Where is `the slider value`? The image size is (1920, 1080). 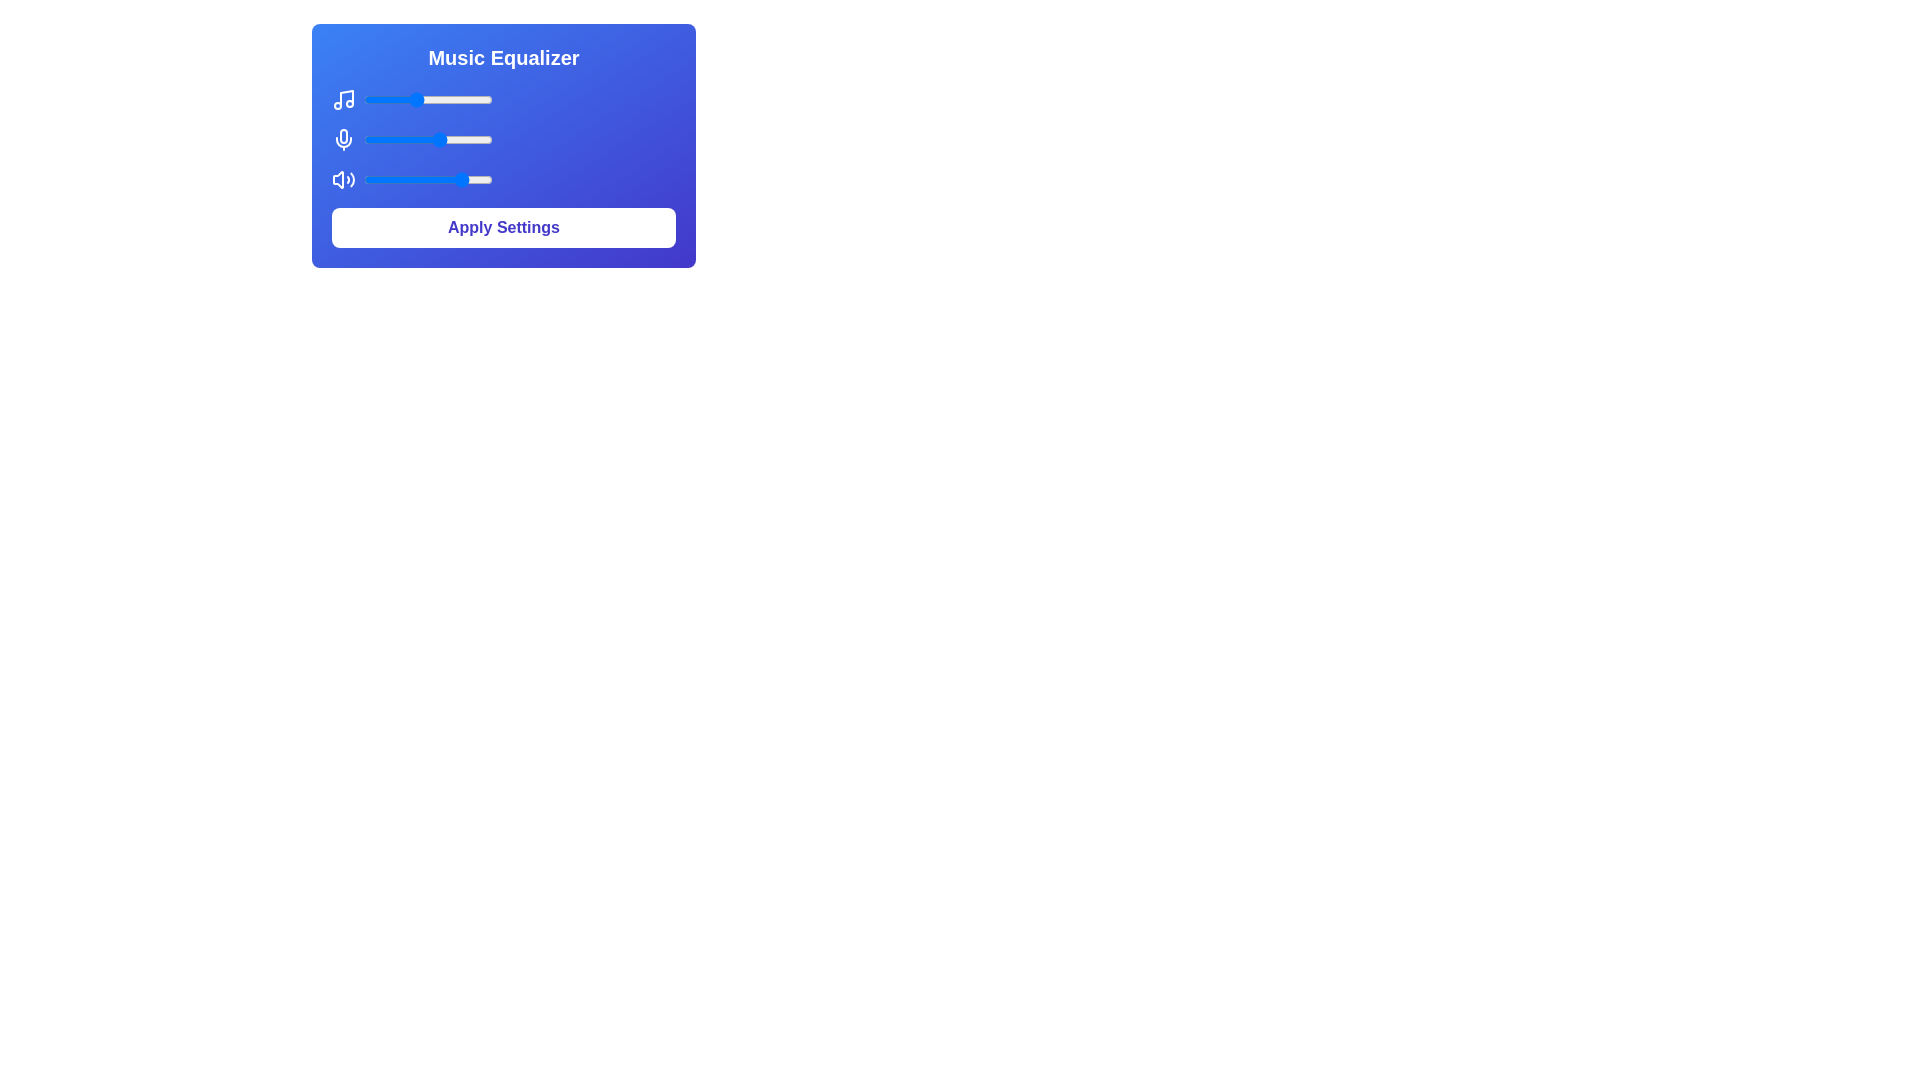
the slider value is located at coordinates (467, 180).